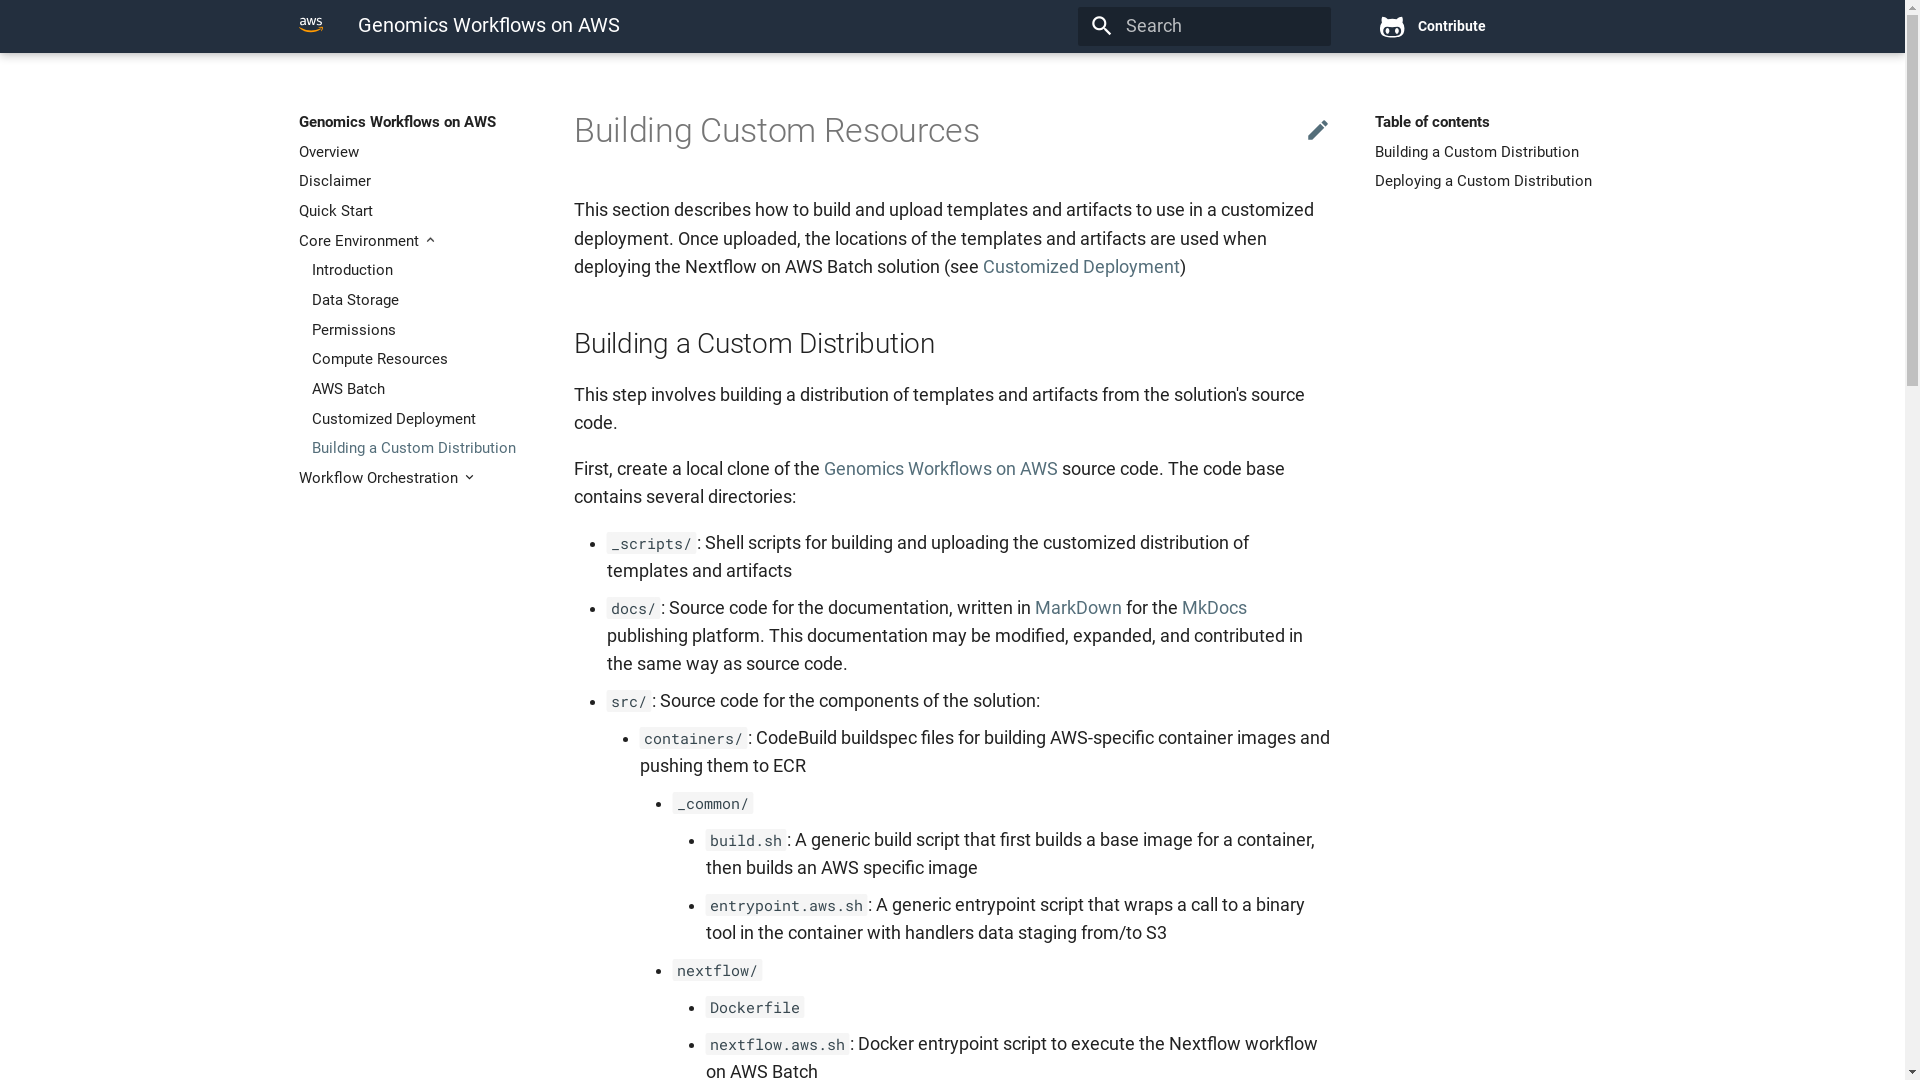 The width and height of the screenshot is (1920, 1080). I want to click on 'Genomics Workflows on AWS', so click(310, 24).